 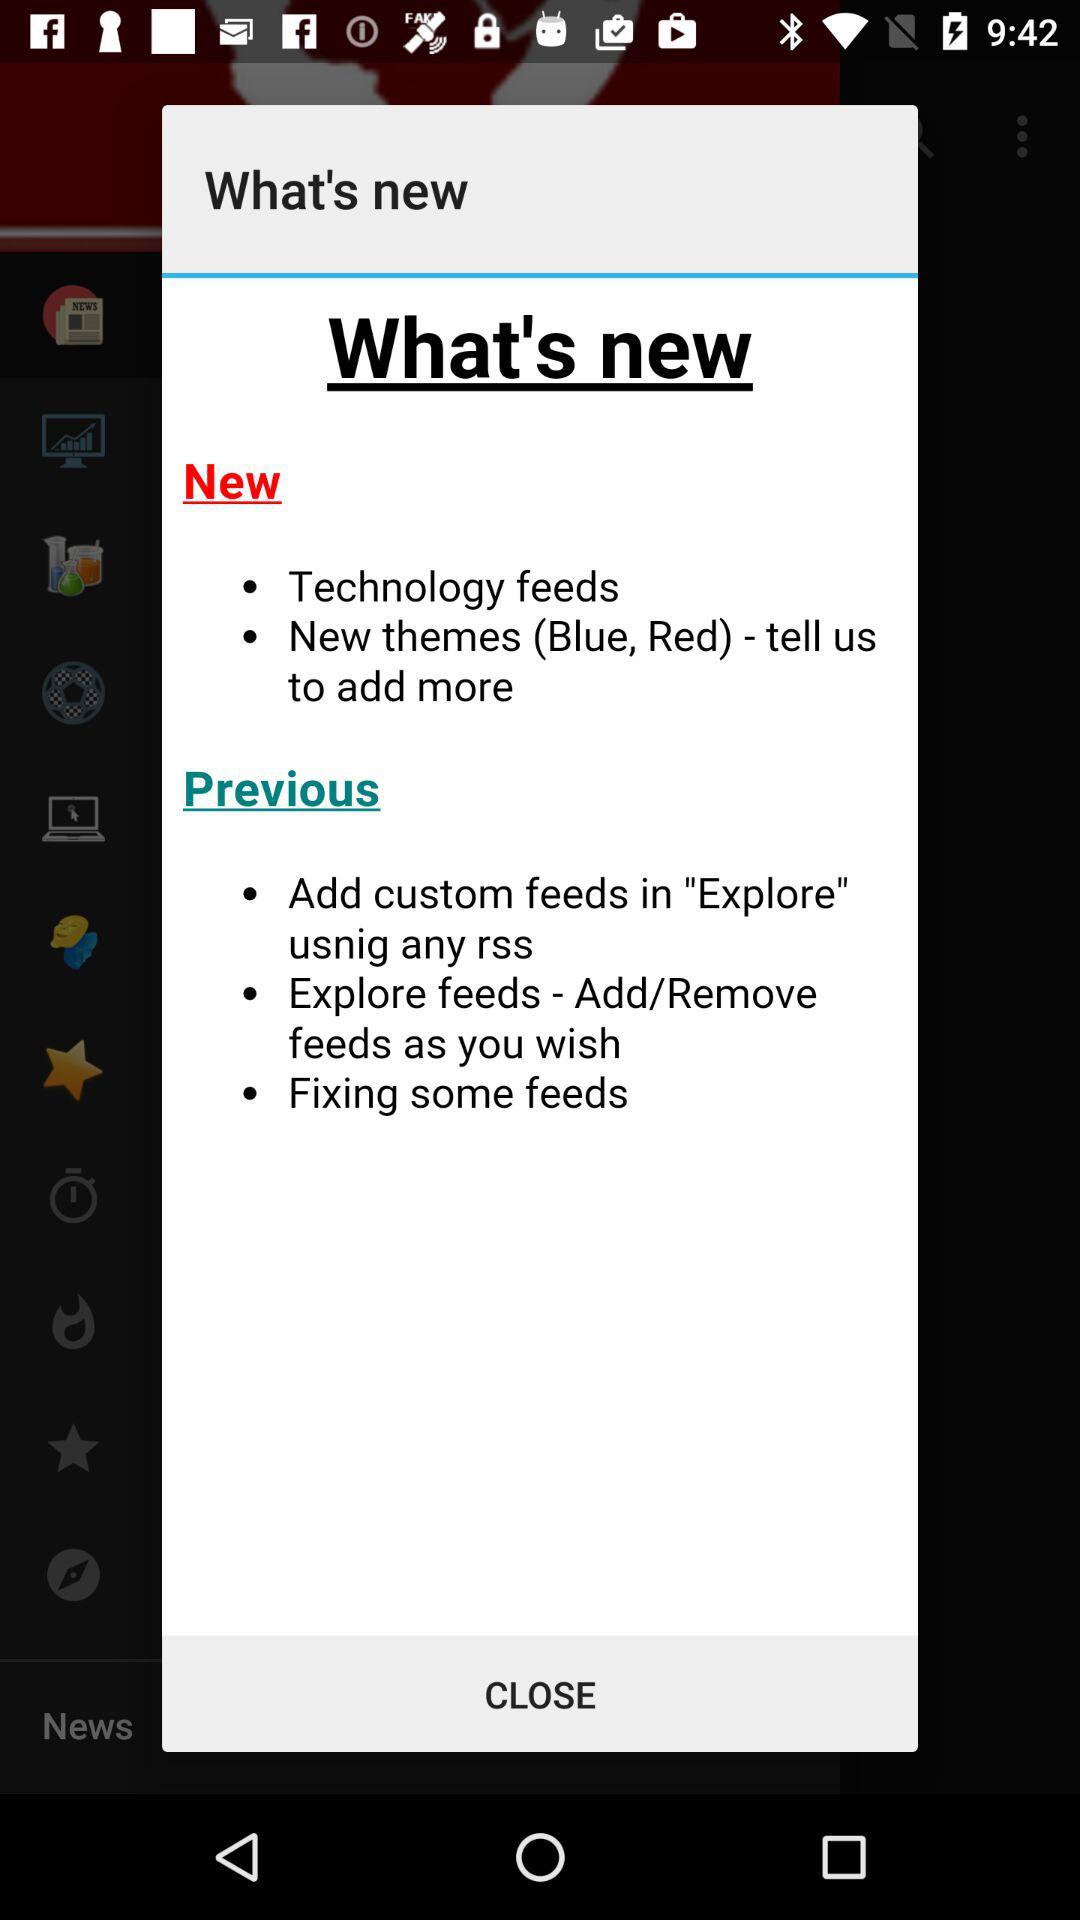 What do you see at coordinates (540, 955) in the screenshot?
I see `information about what 's new in the app` at bounding box center [540, 955].